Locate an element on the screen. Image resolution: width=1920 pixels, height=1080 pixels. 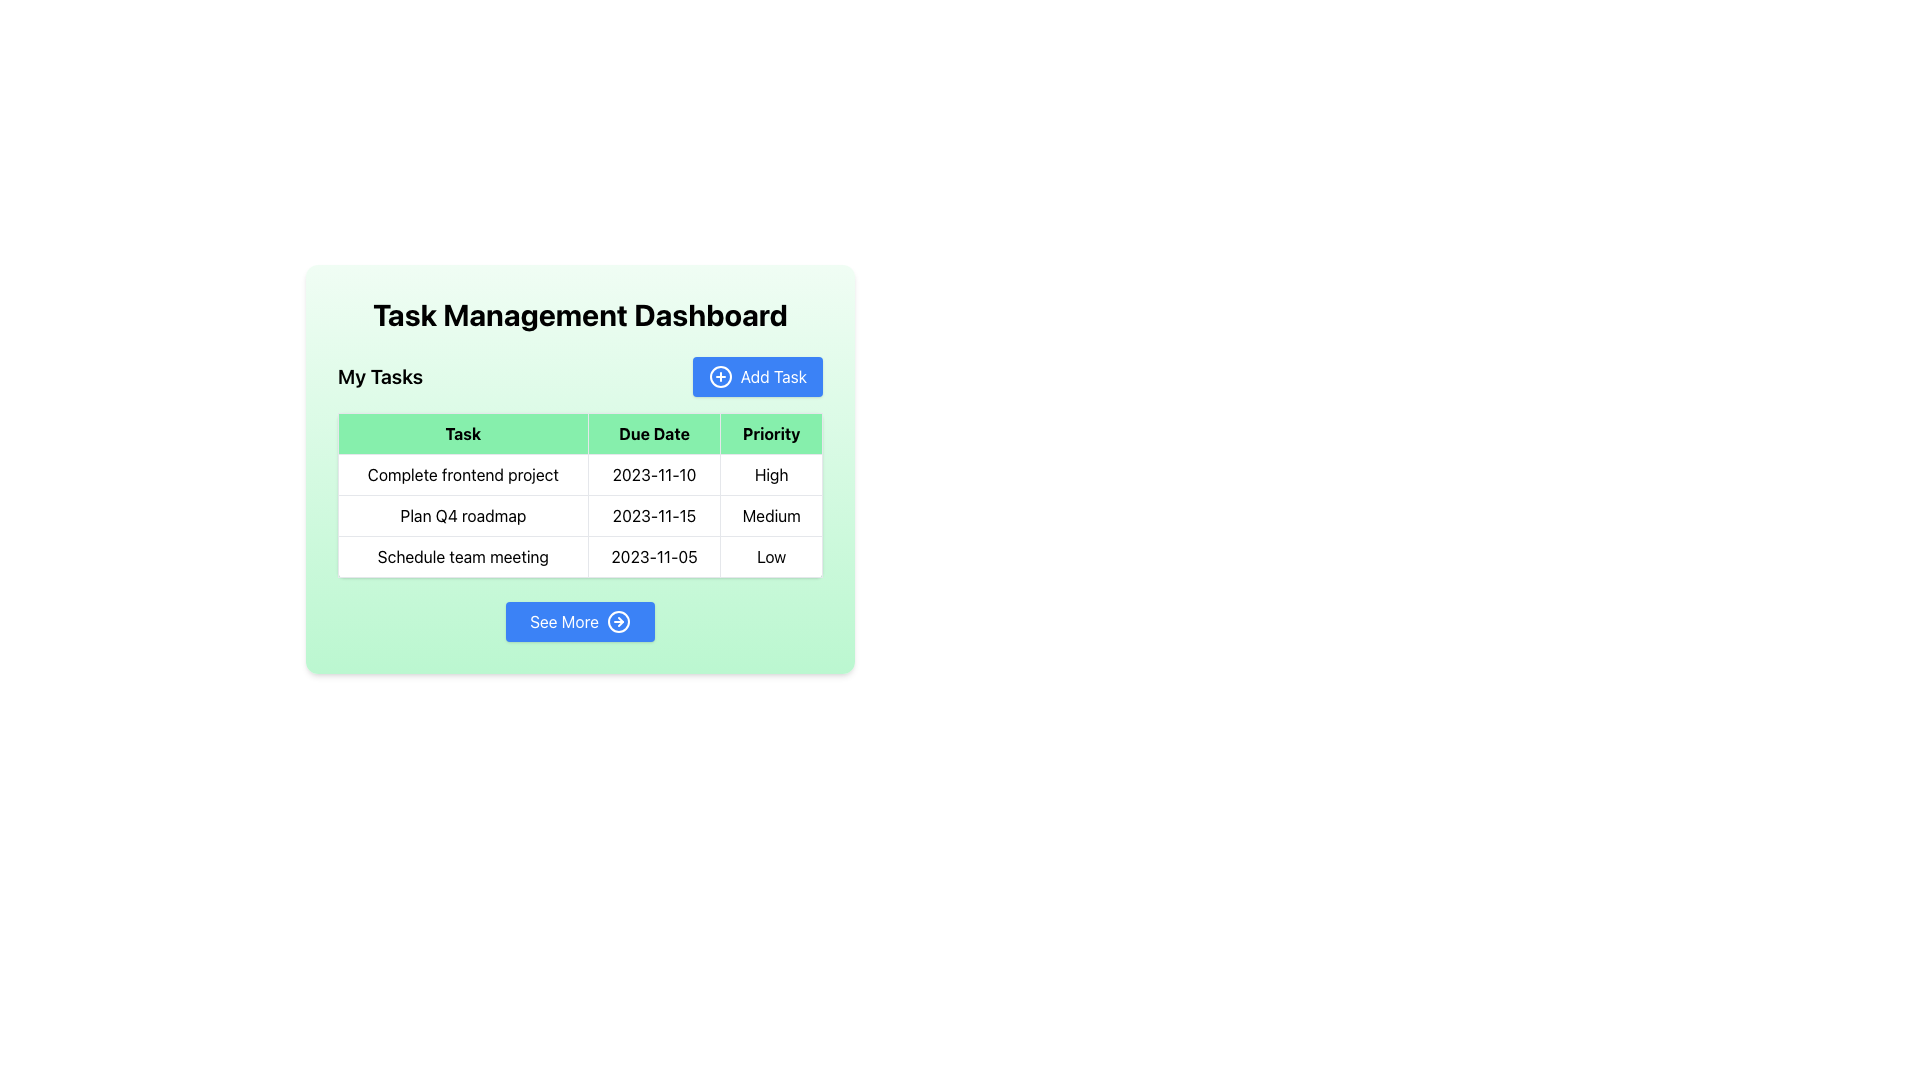
the 'See More' button located at the bottom of the green card in the Task Management Dashboard is located at coordinates (579, 620).